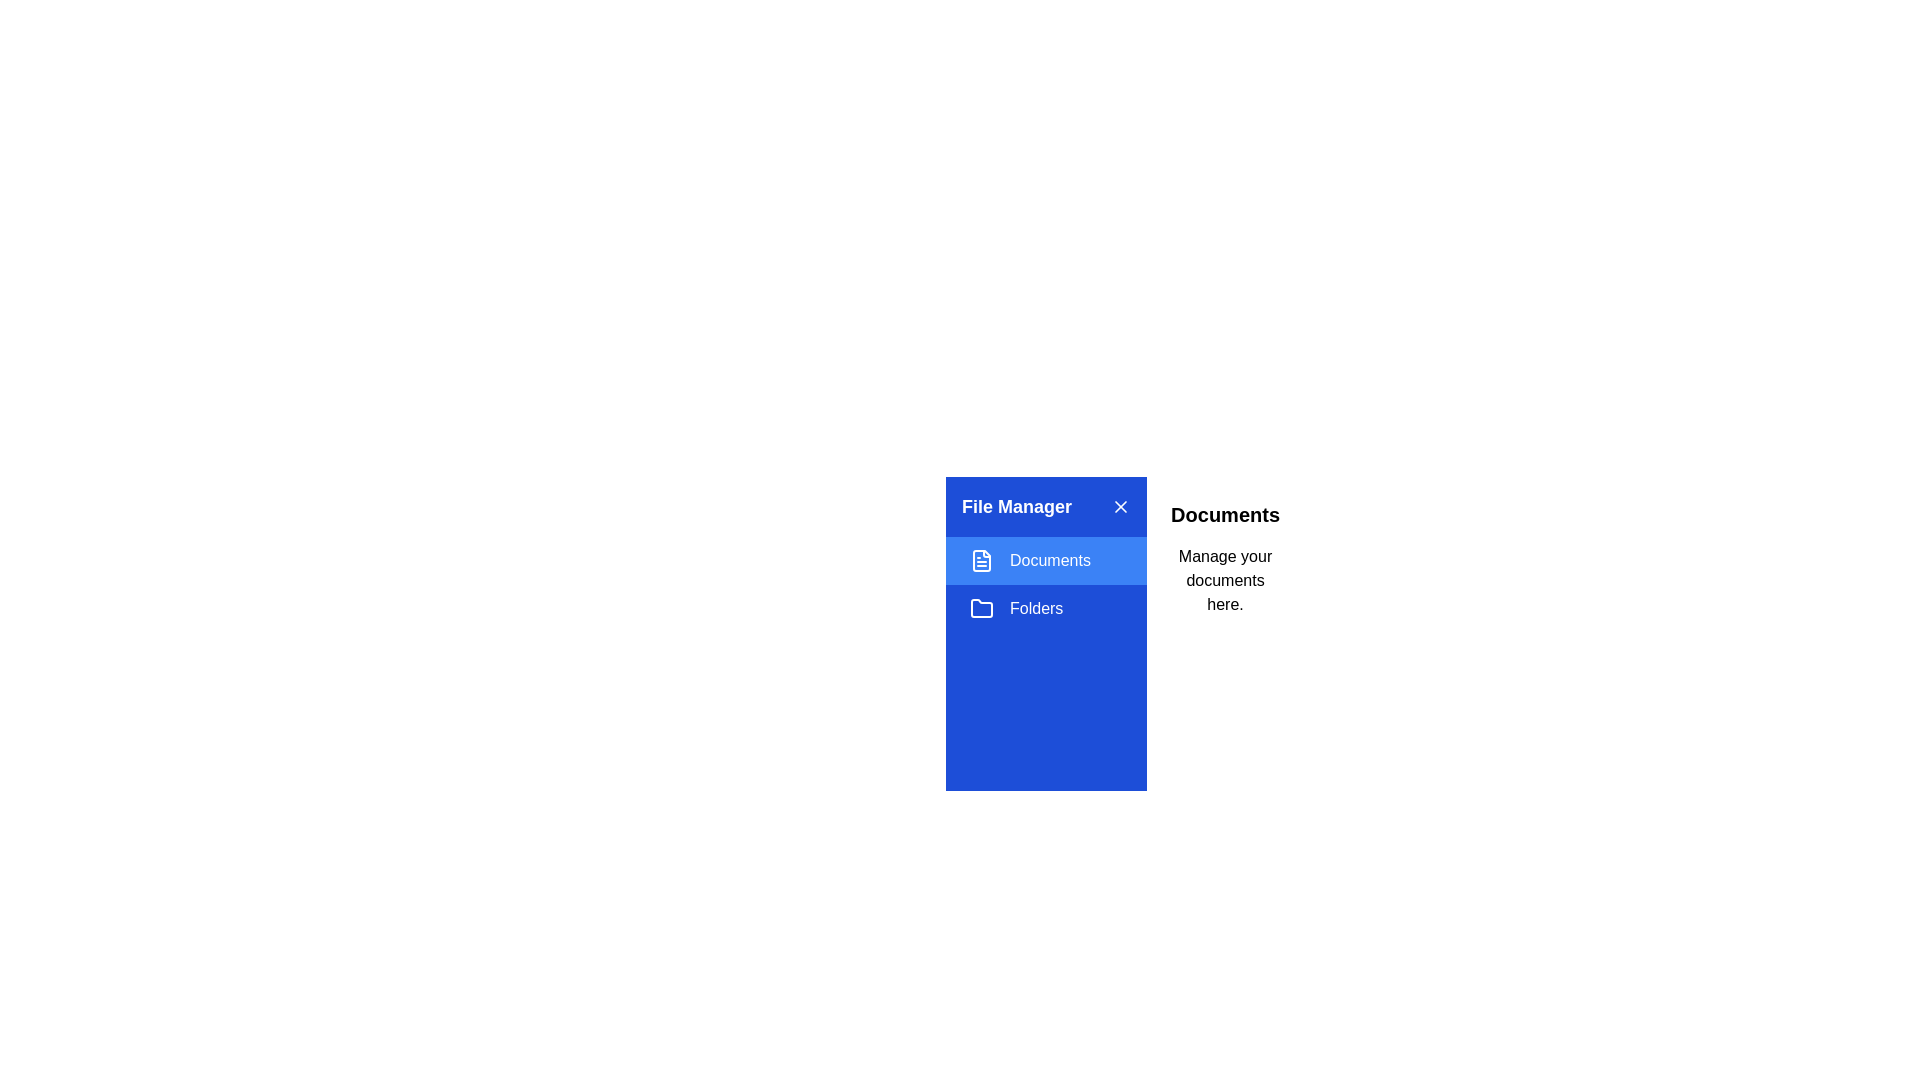  What do you see at coordinates (982, 560) in the screenshot?
I see `the section represented by the icon Documents` at bounding box center [982, 560].